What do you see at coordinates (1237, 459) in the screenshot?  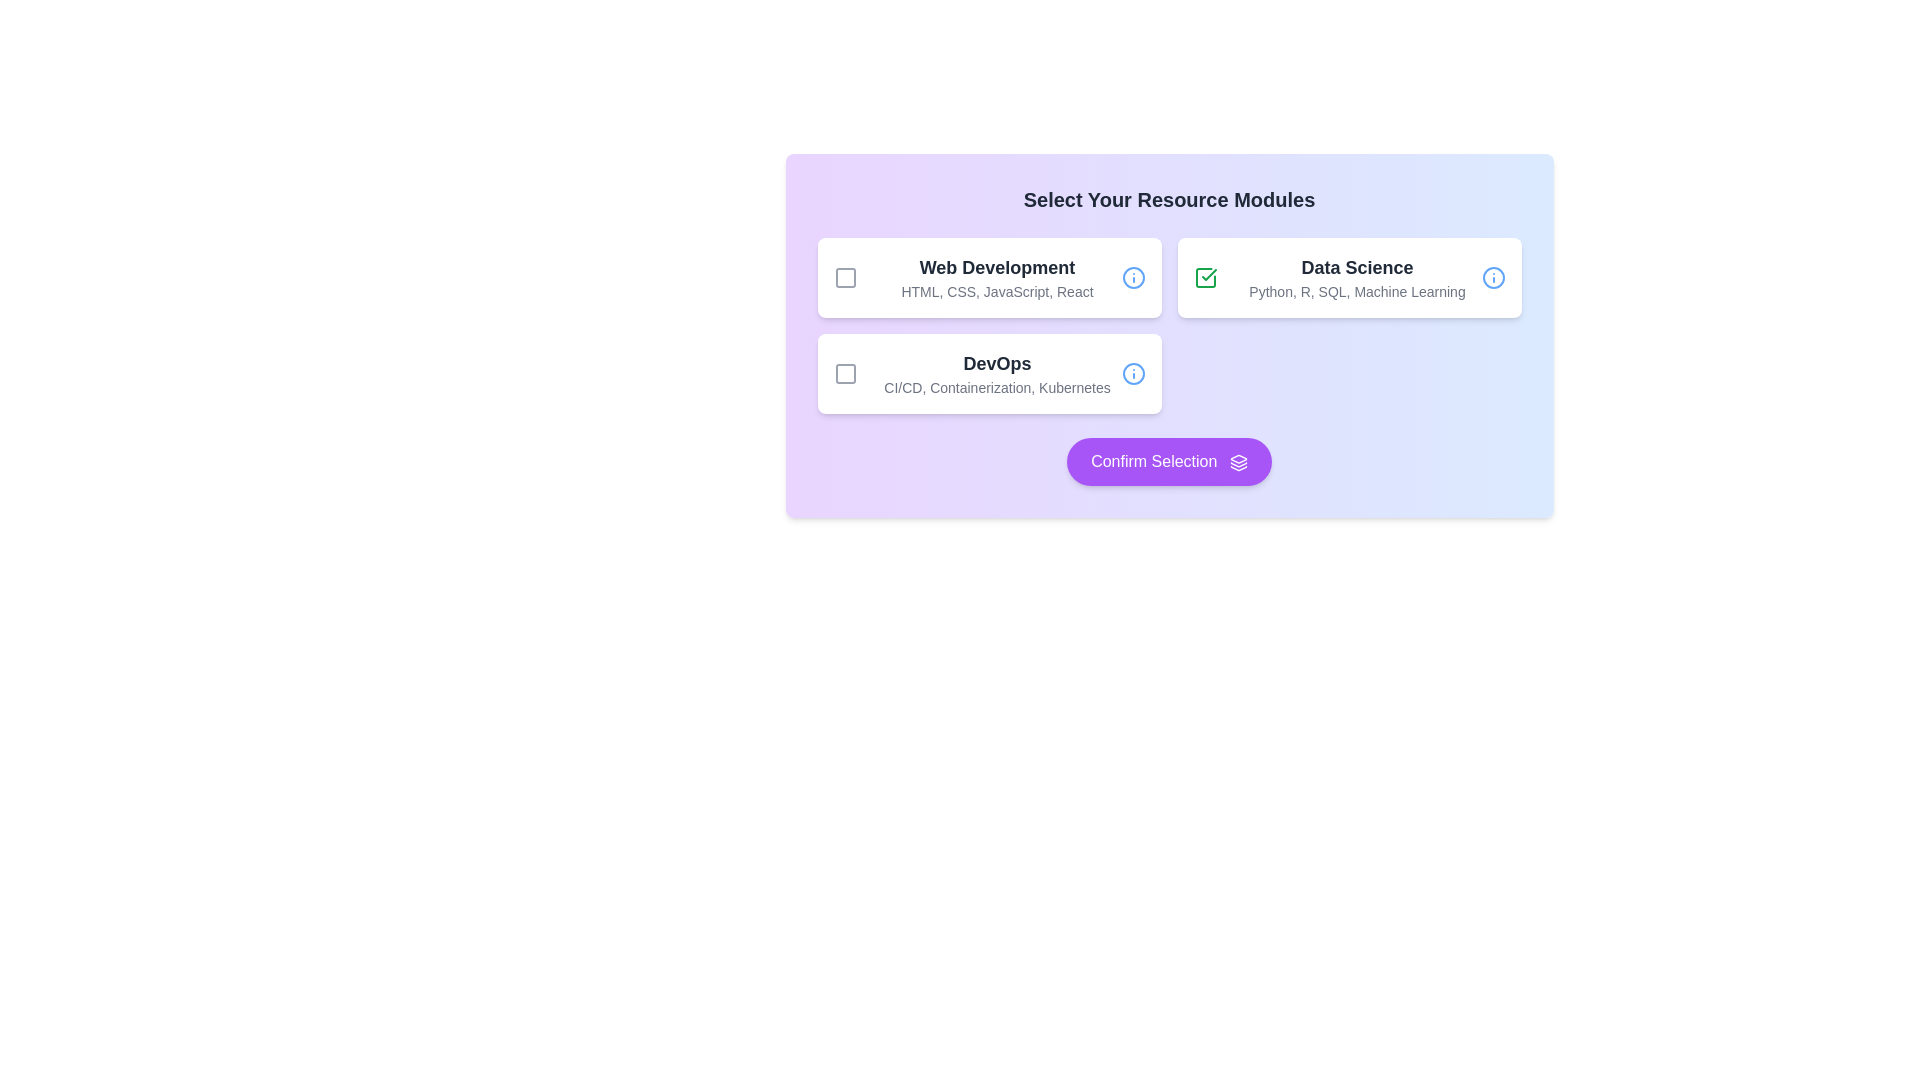 I see `the topmost layer icon that visually represents a feature or functionality, located near the right edge of the 'Confirm Selection' button` at bounding box center [1237, 459].